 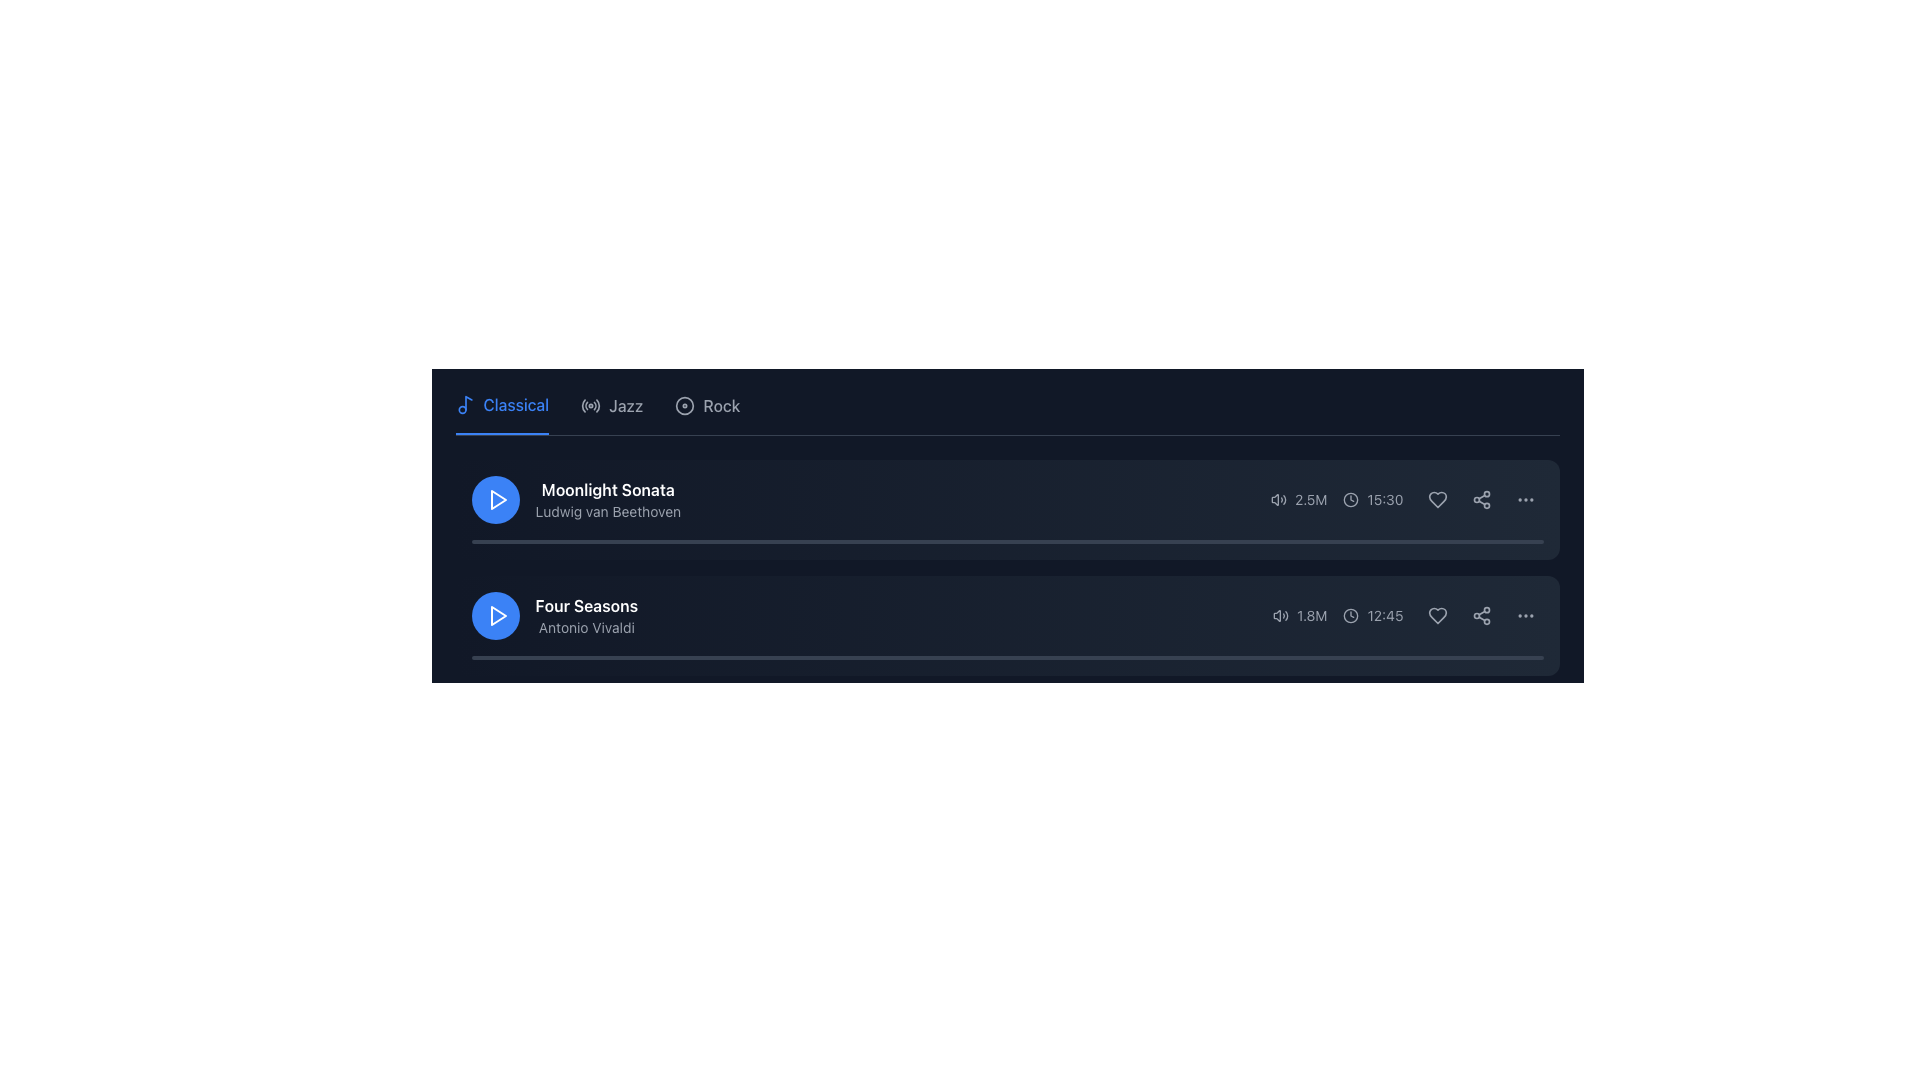 What do you see at coordinates (611, 412) in the screenshot?
I see `the 'Jazz' navigation menu item which is styled with a medium font weight and has a radio wave icon next to it` at bounding box center [611, 412].